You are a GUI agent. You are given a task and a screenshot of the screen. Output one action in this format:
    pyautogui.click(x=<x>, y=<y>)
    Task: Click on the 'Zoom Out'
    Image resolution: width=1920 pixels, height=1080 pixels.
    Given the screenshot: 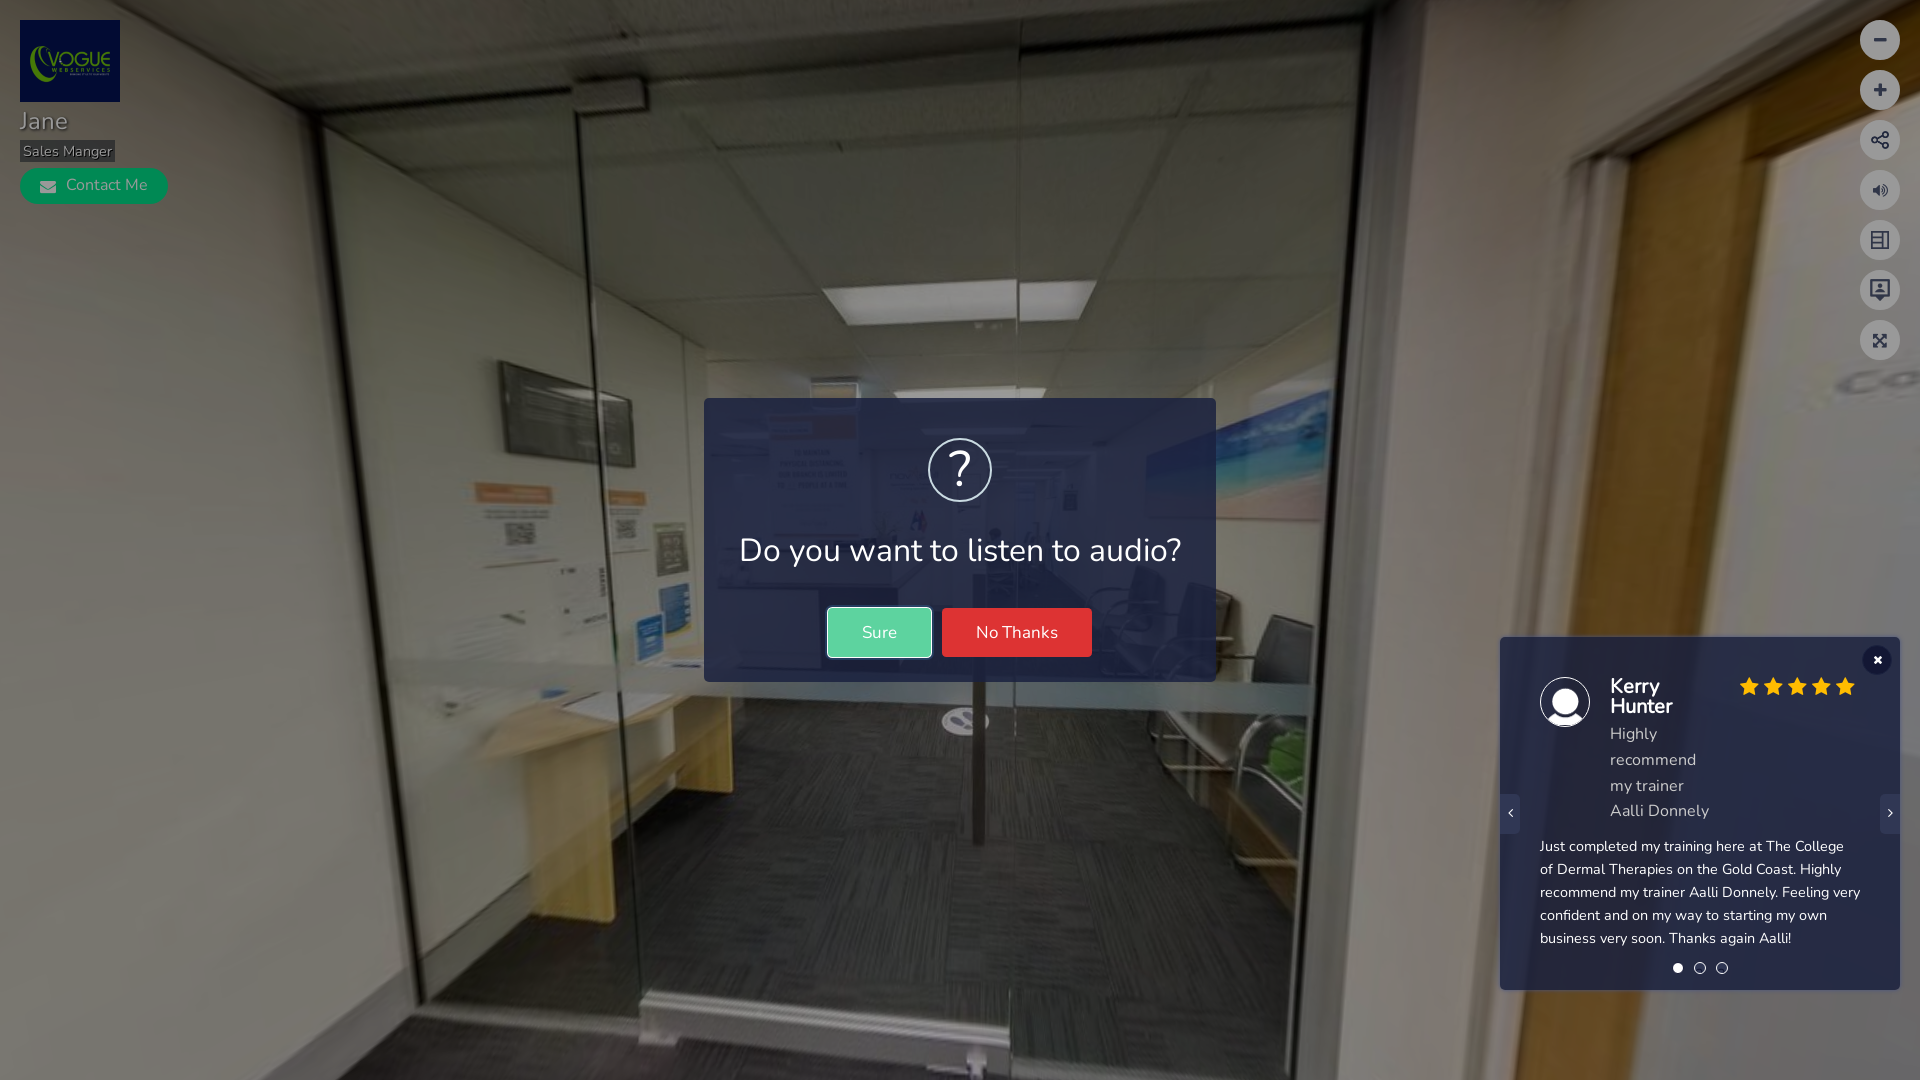 What is the action you would take?
    pyautogui.click(x=1879, y=88)
    